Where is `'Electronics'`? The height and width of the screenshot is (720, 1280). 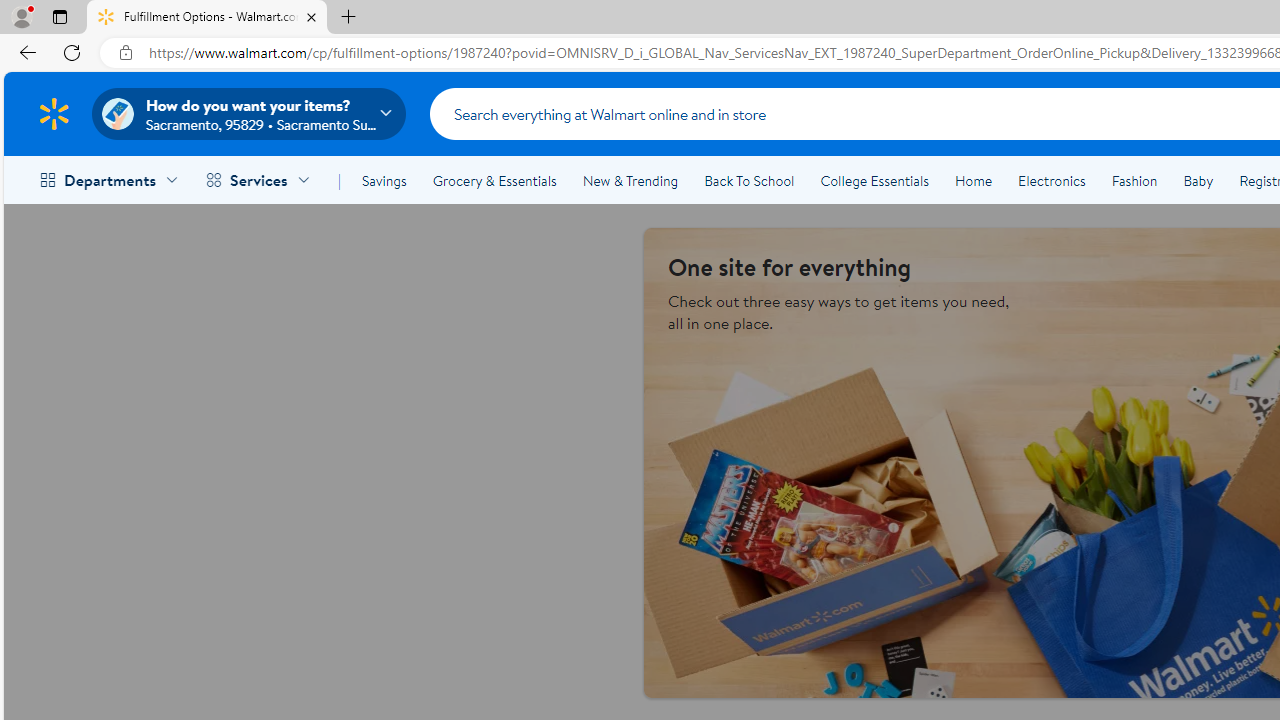 'Electronics' is located at coordinates (1050, 181).